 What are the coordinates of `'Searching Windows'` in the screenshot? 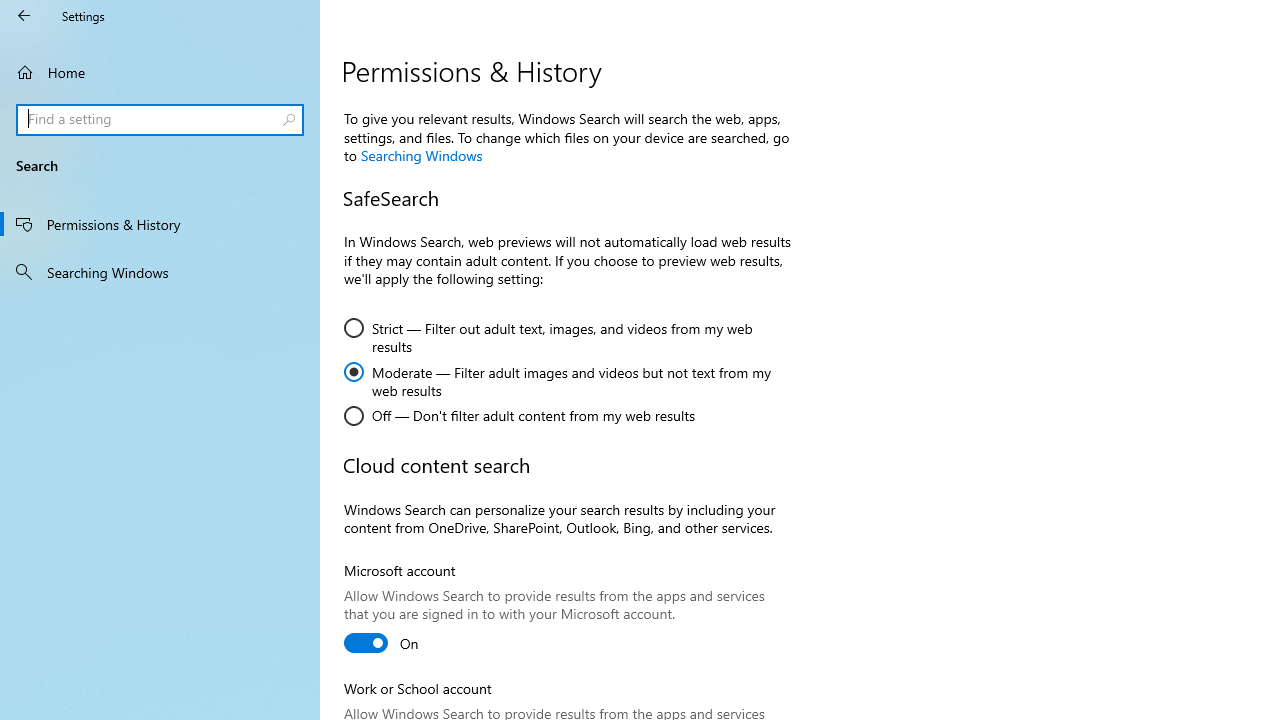 It's located at (160, 271).